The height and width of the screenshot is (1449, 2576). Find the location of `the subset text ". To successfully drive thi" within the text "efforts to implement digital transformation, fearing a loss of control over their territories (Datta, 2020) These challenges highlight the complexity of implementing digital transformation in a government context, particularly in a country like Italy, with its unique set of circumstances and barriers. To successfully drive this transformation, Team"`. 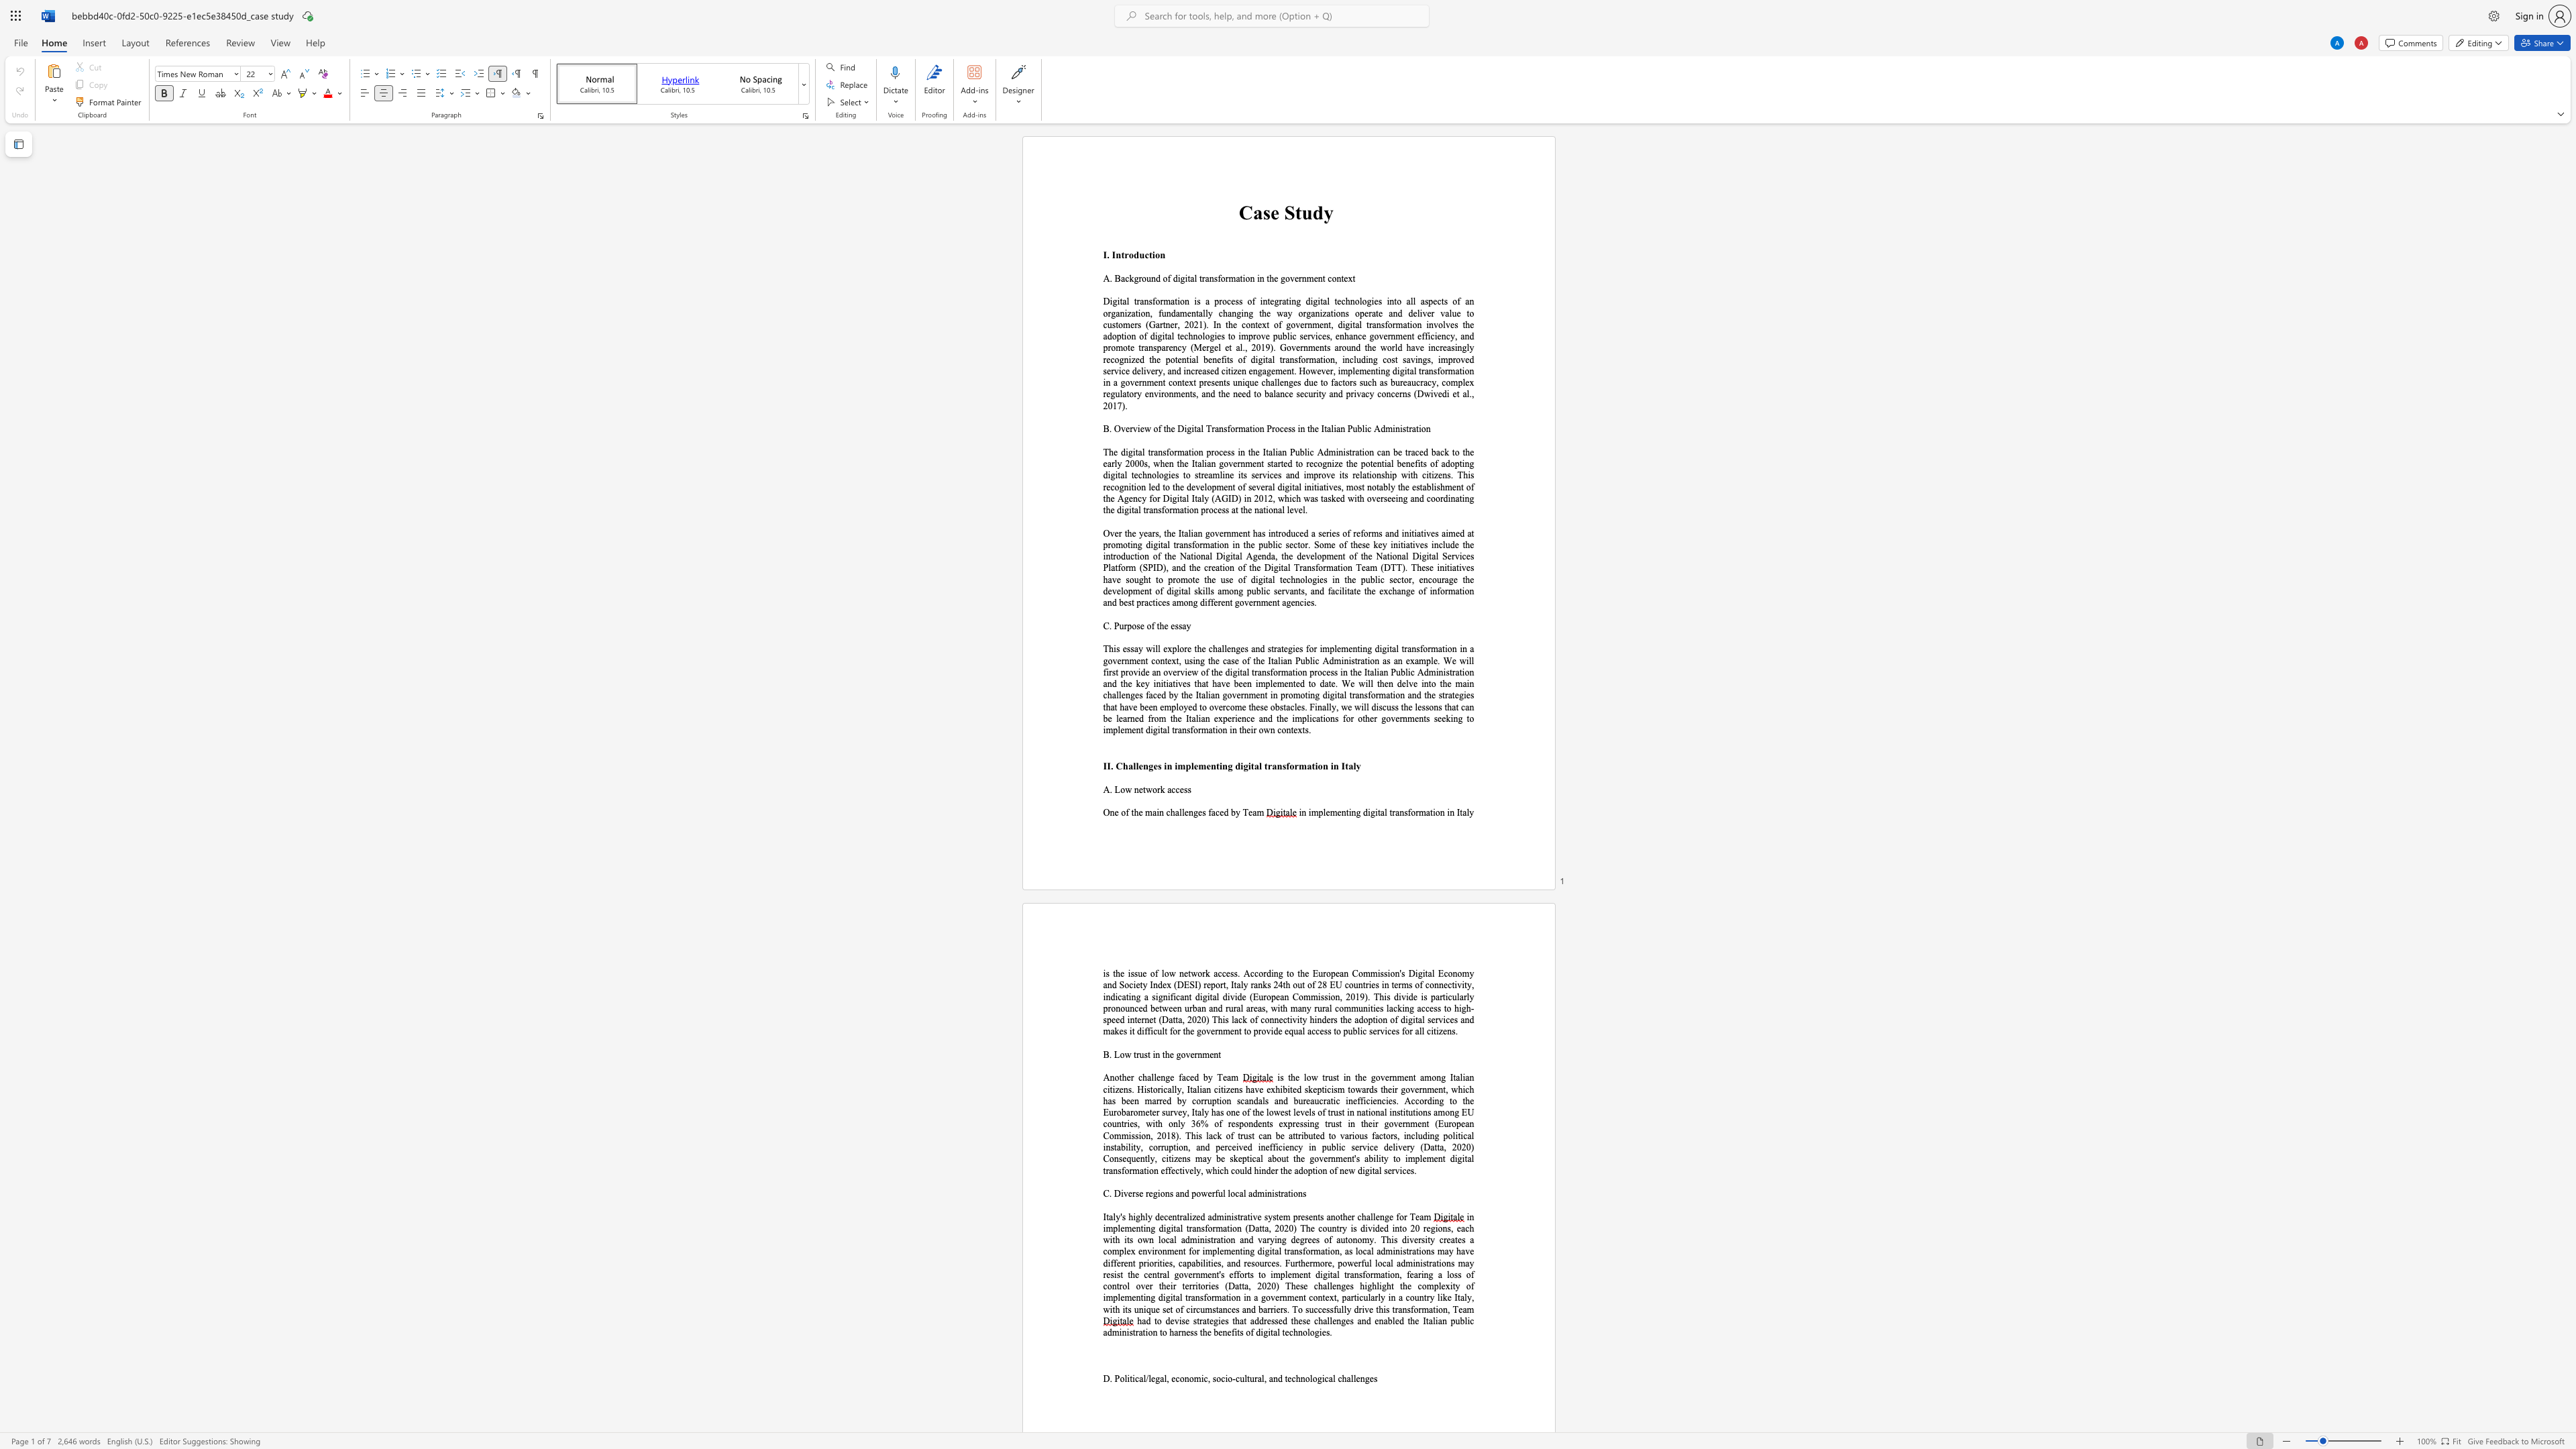

the subset text ". To successfully drive thi" within the text "efforts to implement digital transformation, fearing a loss of control over their territories (Datta, 2020) These challenges highlight the complexity of implementing digital transformation in a government context, particularly in a country like Italy, with its unique set of circumstances and barriers. To successfully drive this transformation, Team" is located at coordinates (1285, 1309).